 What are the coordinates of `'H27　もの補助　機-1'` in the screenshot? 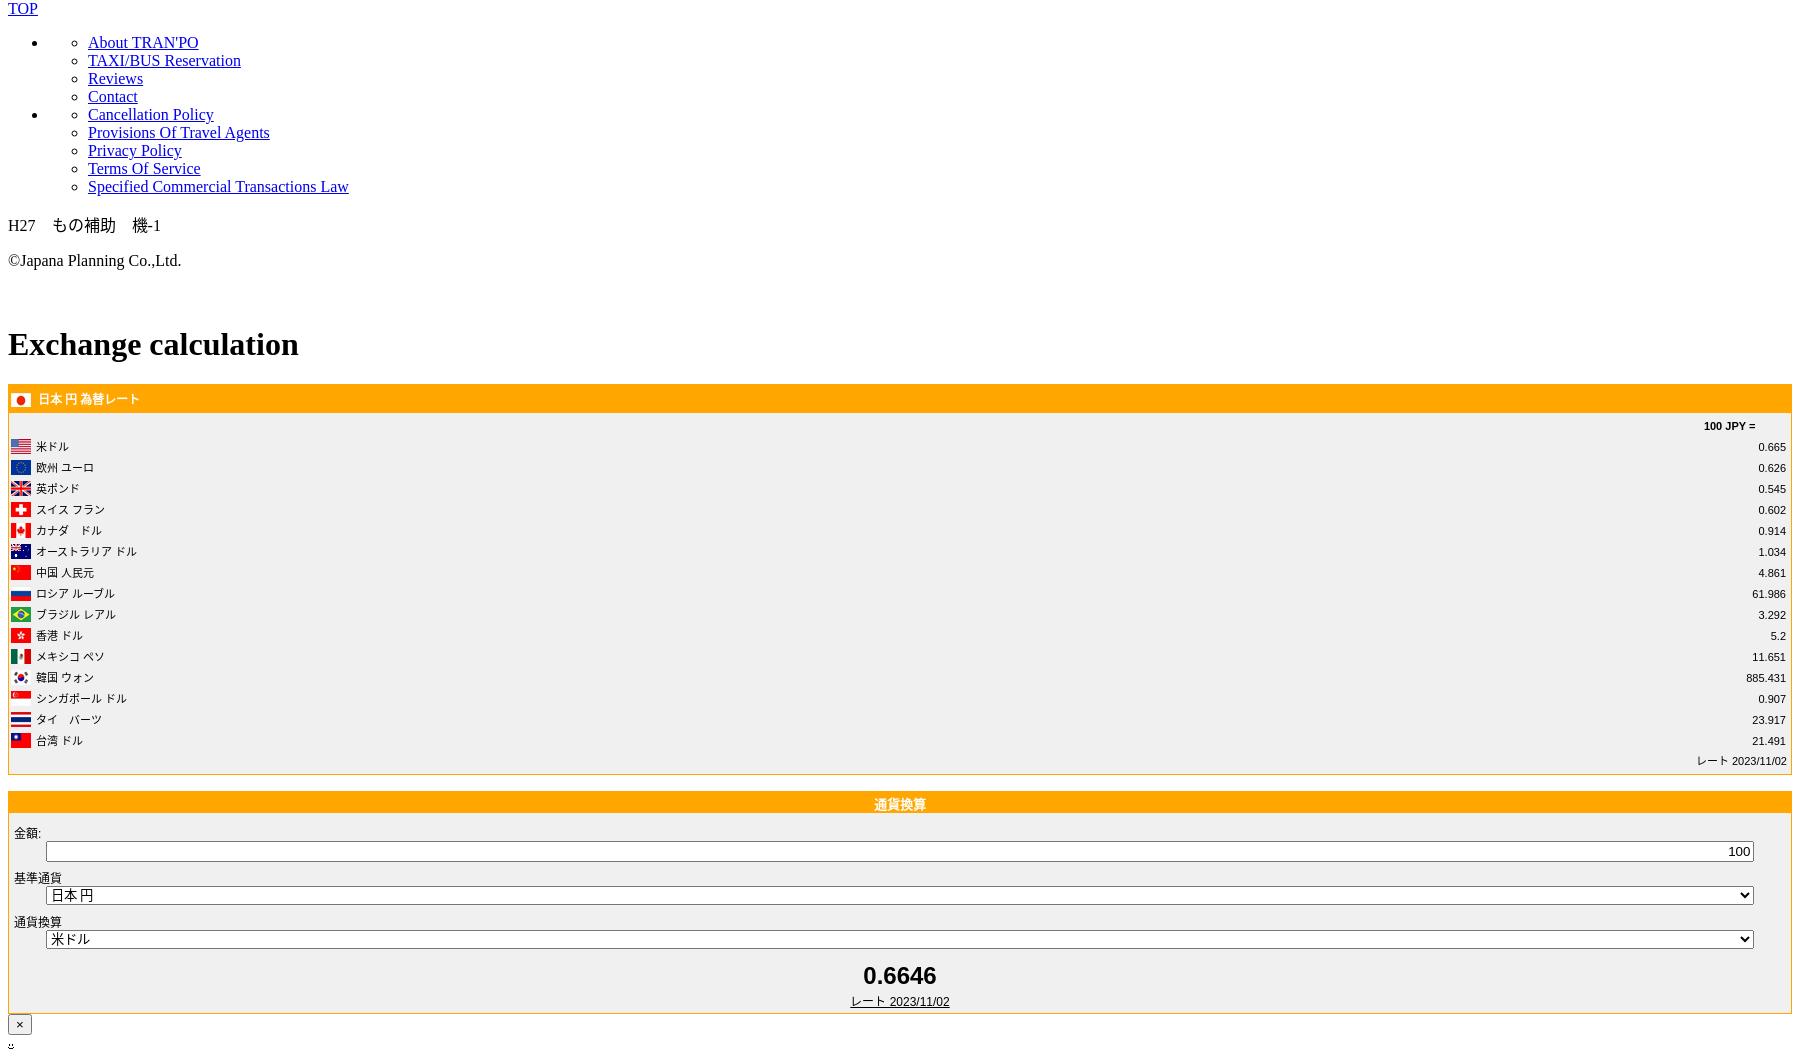 It's located at (83, 224).